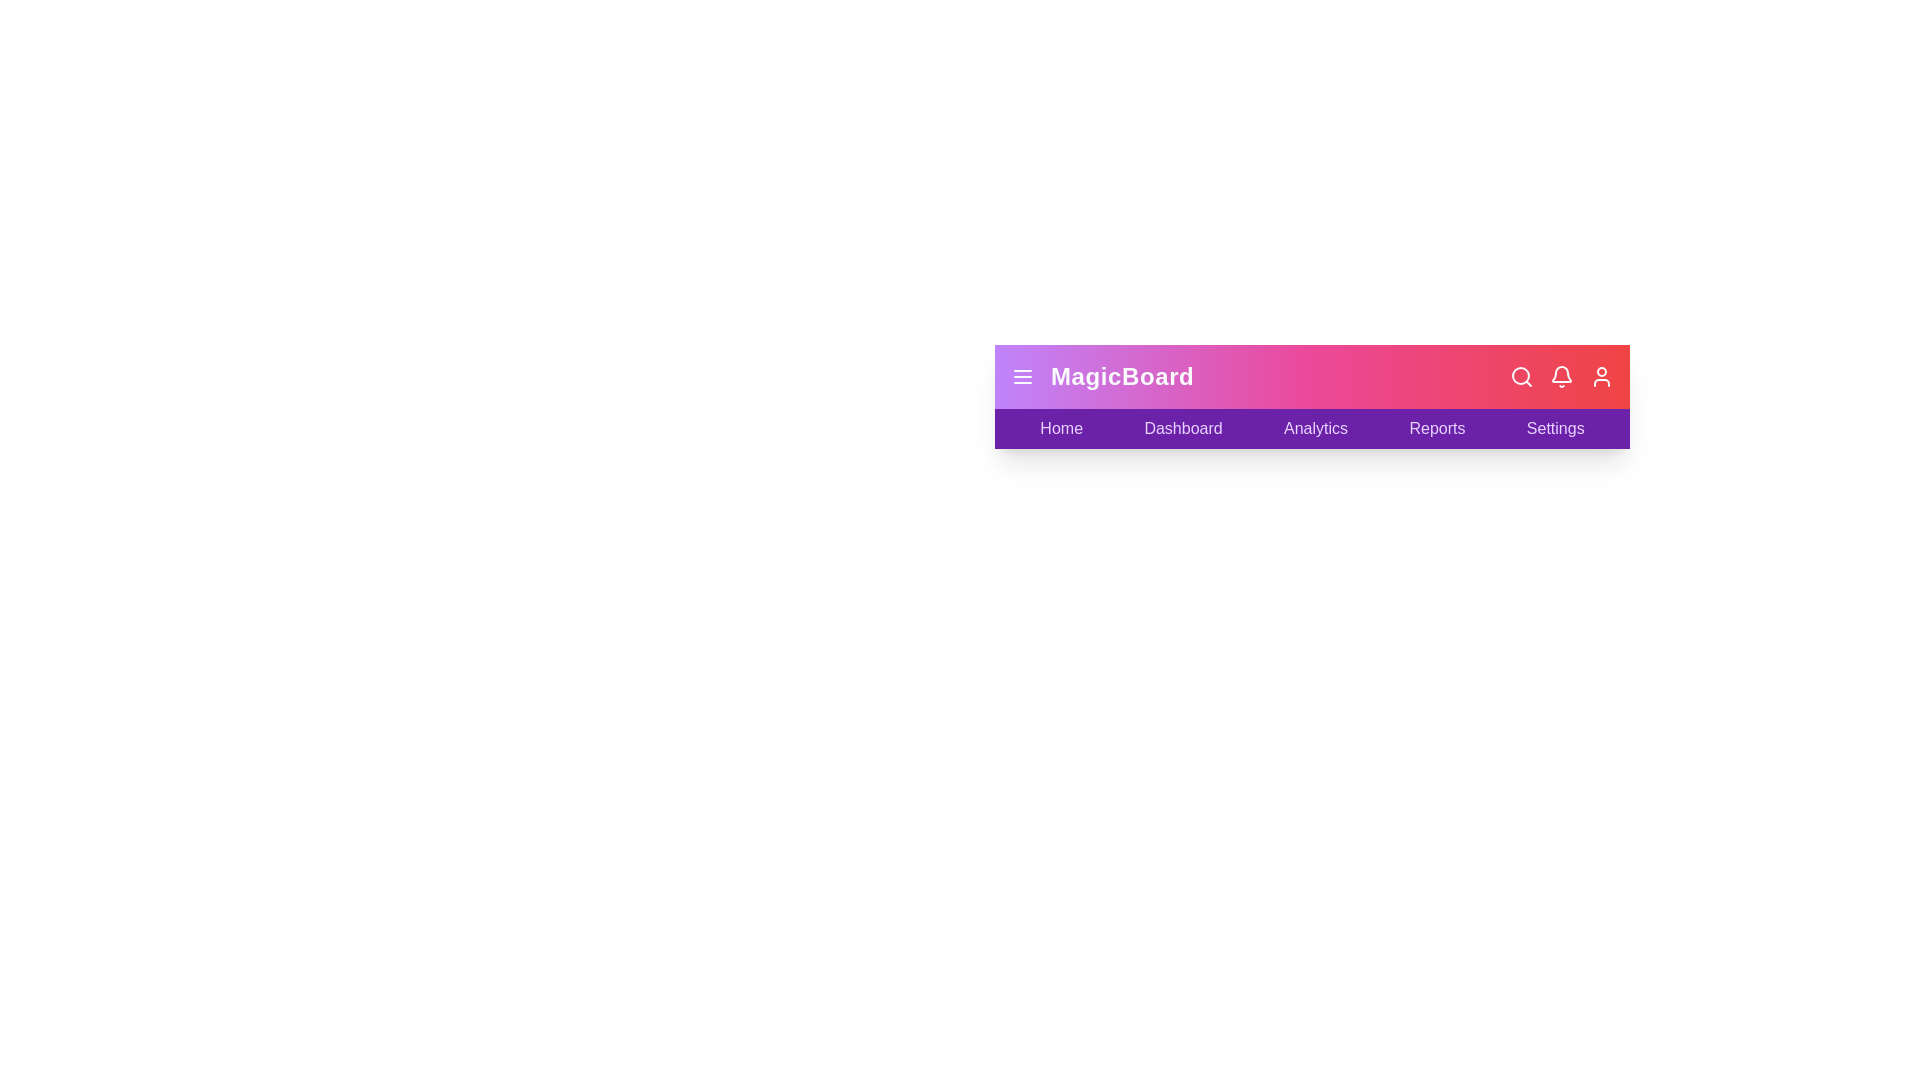  What do you see at coordinates (1022, 377) in the screenshot?
I see `menu icon to toggle the visibility of the navigation menu` at bounding box center [1022, 377].